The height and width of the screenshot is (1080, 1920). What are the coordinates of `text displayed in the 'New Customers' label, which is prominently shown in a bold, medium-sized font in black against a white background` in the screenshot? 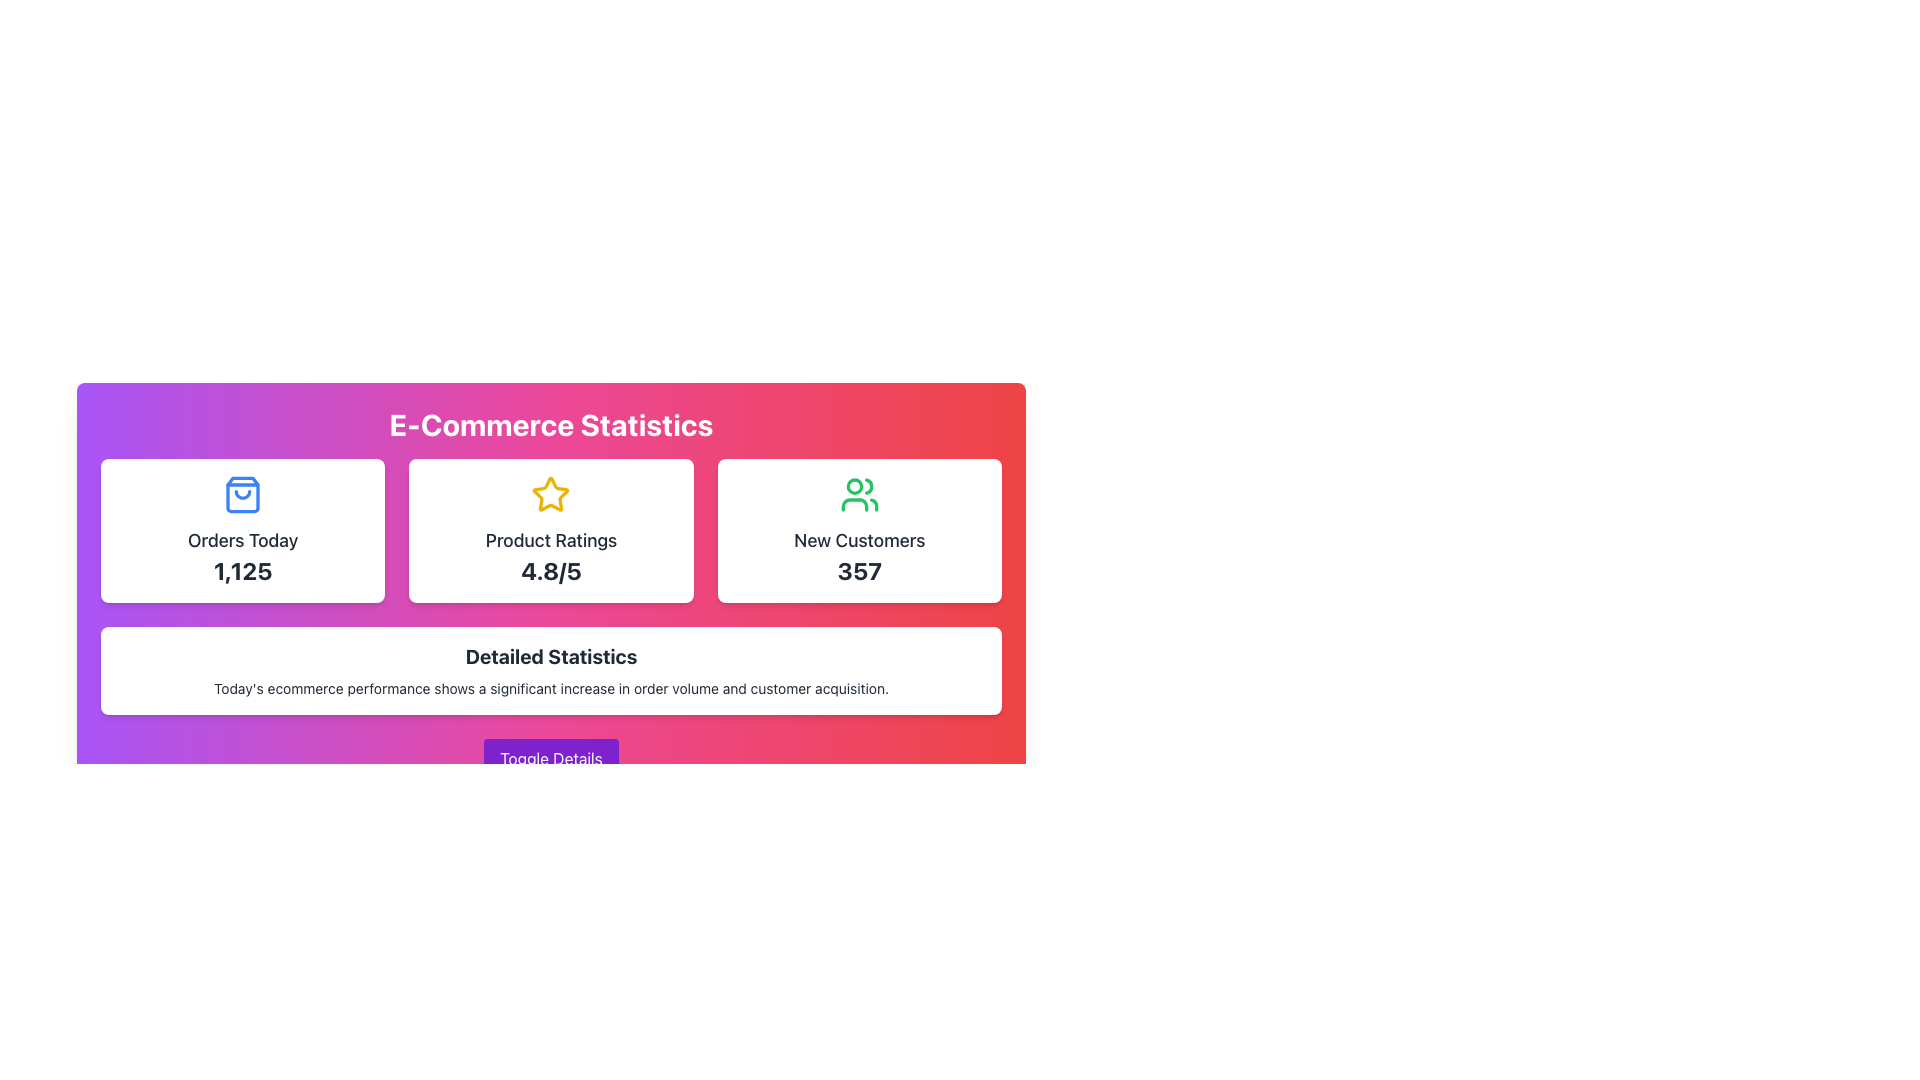 It's located at (859, 540).